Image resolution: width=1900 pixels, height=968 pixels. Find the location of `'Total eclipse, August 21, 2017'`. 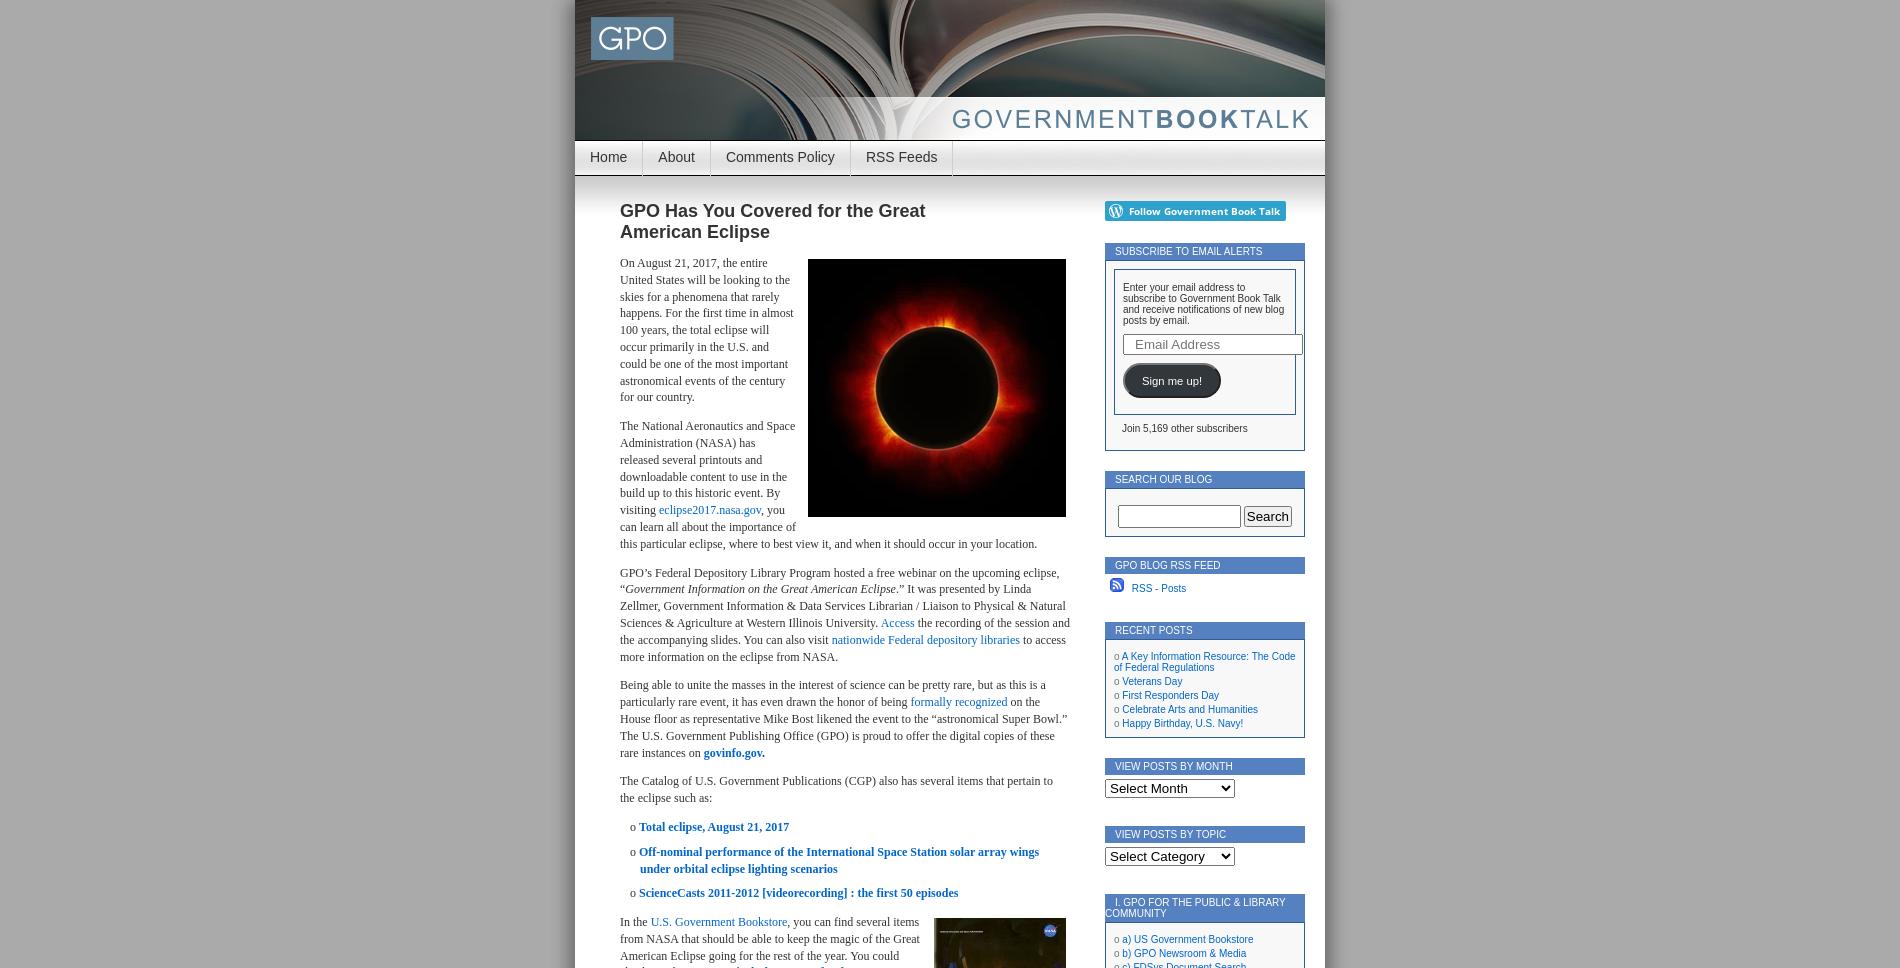

'Total eclipse, August 21, 2017' is located at coordinates (713, 825).